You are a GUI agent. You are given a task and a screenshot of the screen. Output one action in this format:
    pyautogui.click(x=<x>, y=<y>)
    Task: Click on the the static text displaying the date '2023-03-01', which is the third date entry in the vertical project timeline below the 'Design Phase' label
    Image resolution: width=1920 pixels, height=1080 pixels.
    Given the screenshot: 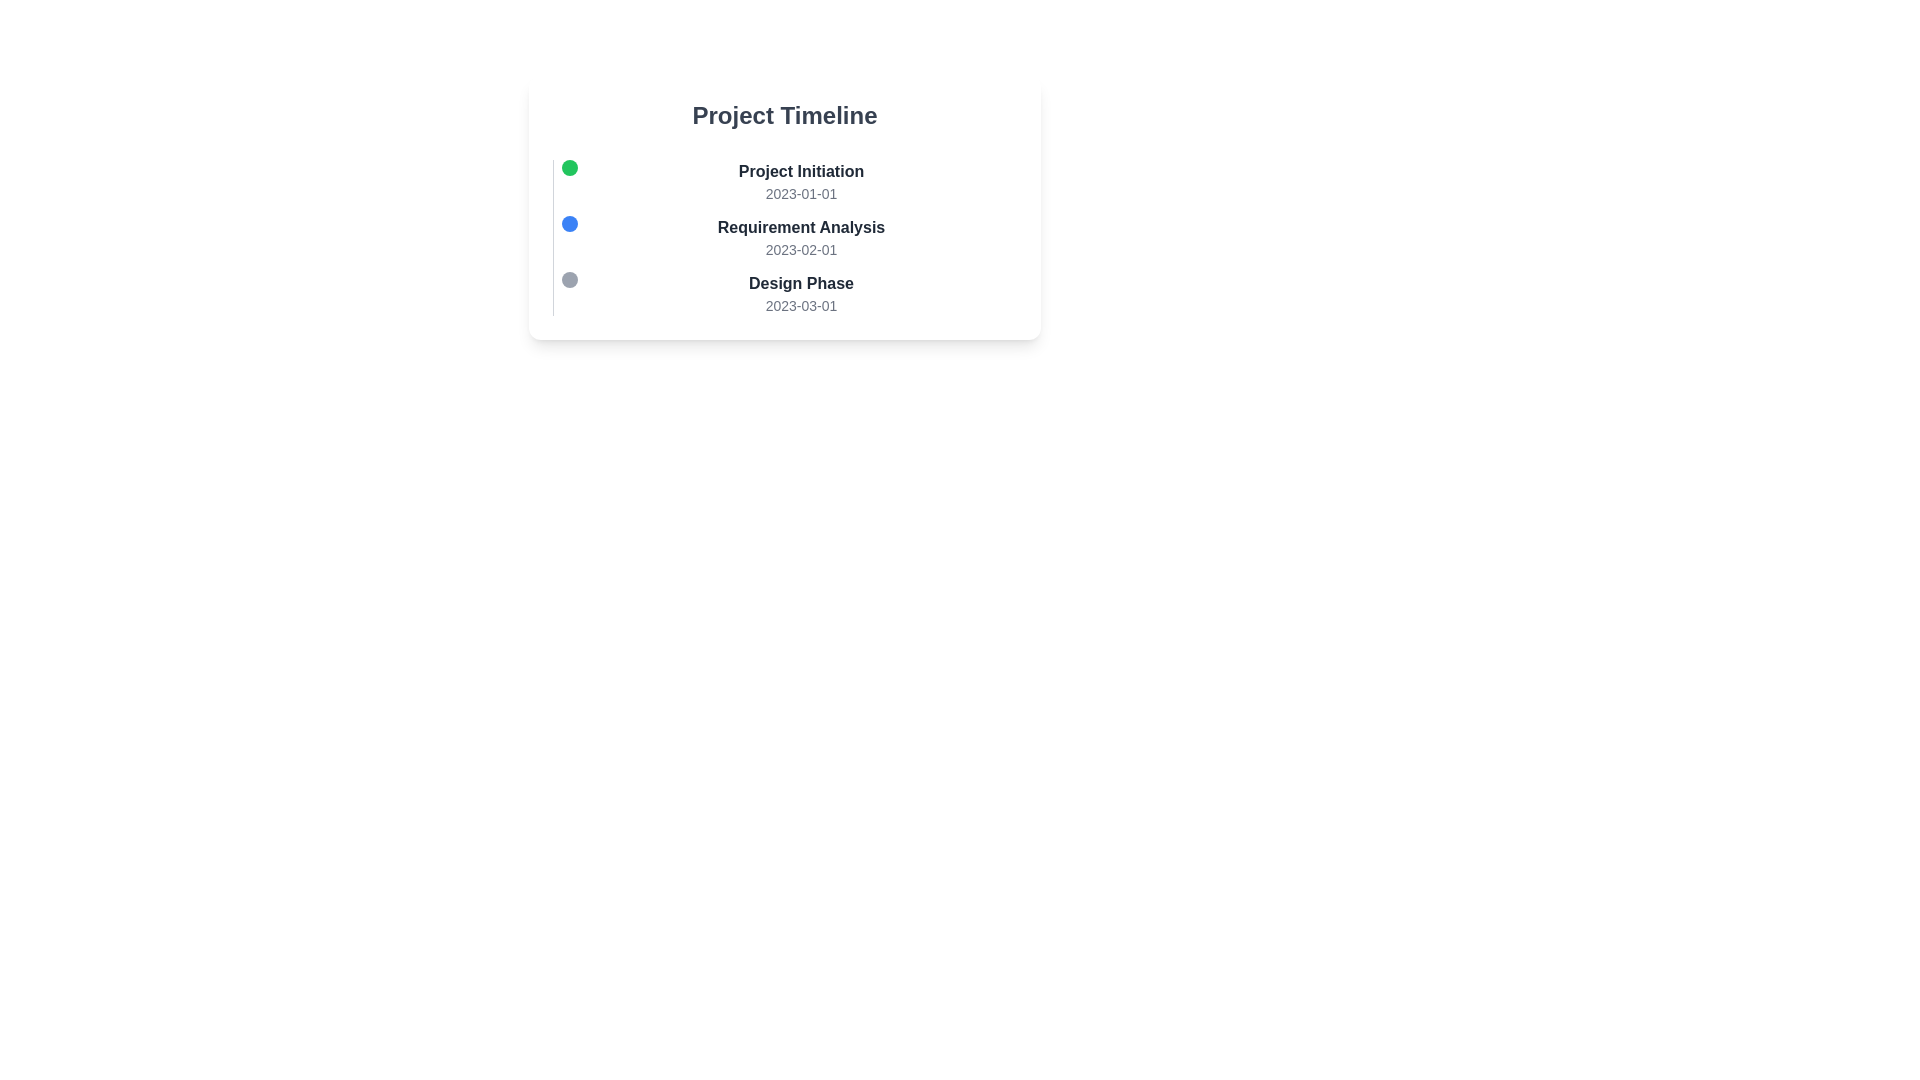 What is the action you would take?
    pyautogui.click(x=801, y=305)
    